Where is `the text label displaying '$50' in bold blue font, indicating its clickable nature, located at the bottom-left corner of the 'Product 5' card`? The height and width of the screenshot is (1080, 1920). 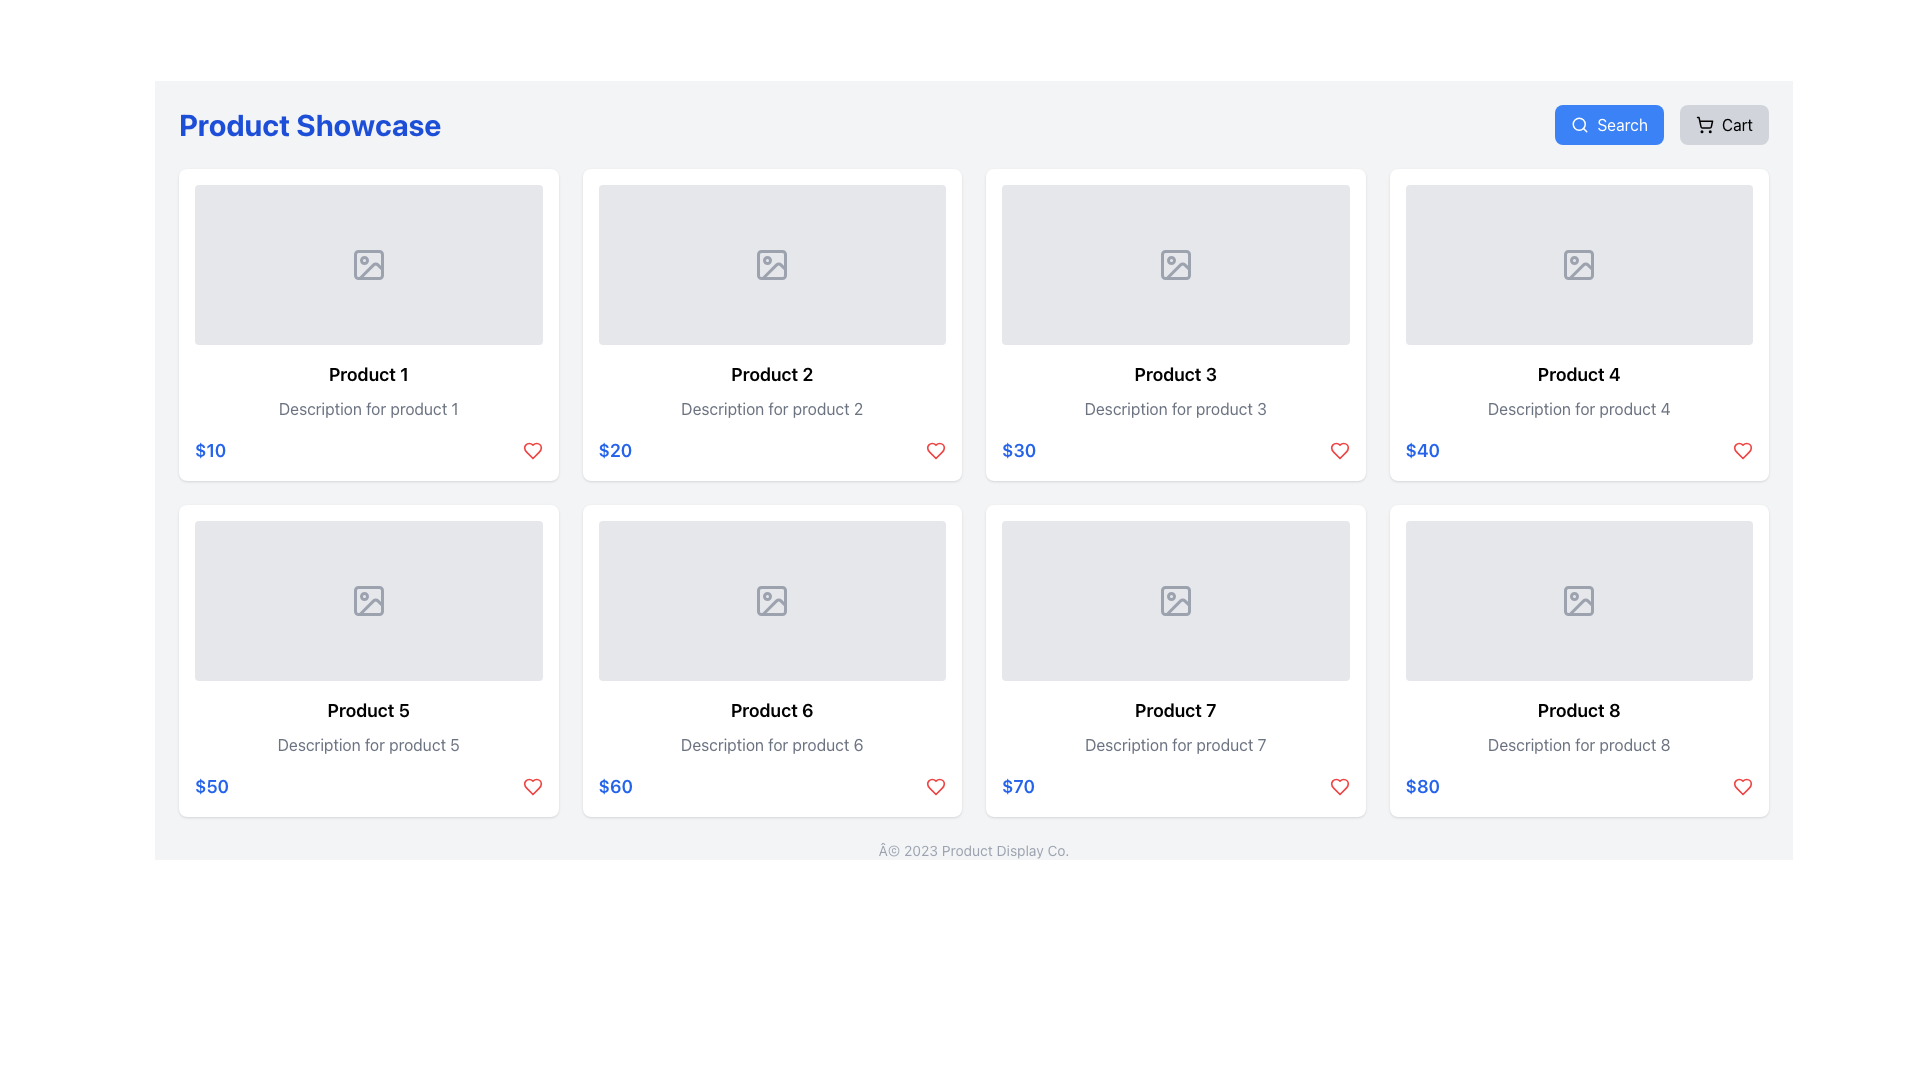
the text label displaying '$50' in bold blue font, indicating its clickable nature, located at the bottom-left corner of the 'Product 5' card is located at coordinates (211, 785).